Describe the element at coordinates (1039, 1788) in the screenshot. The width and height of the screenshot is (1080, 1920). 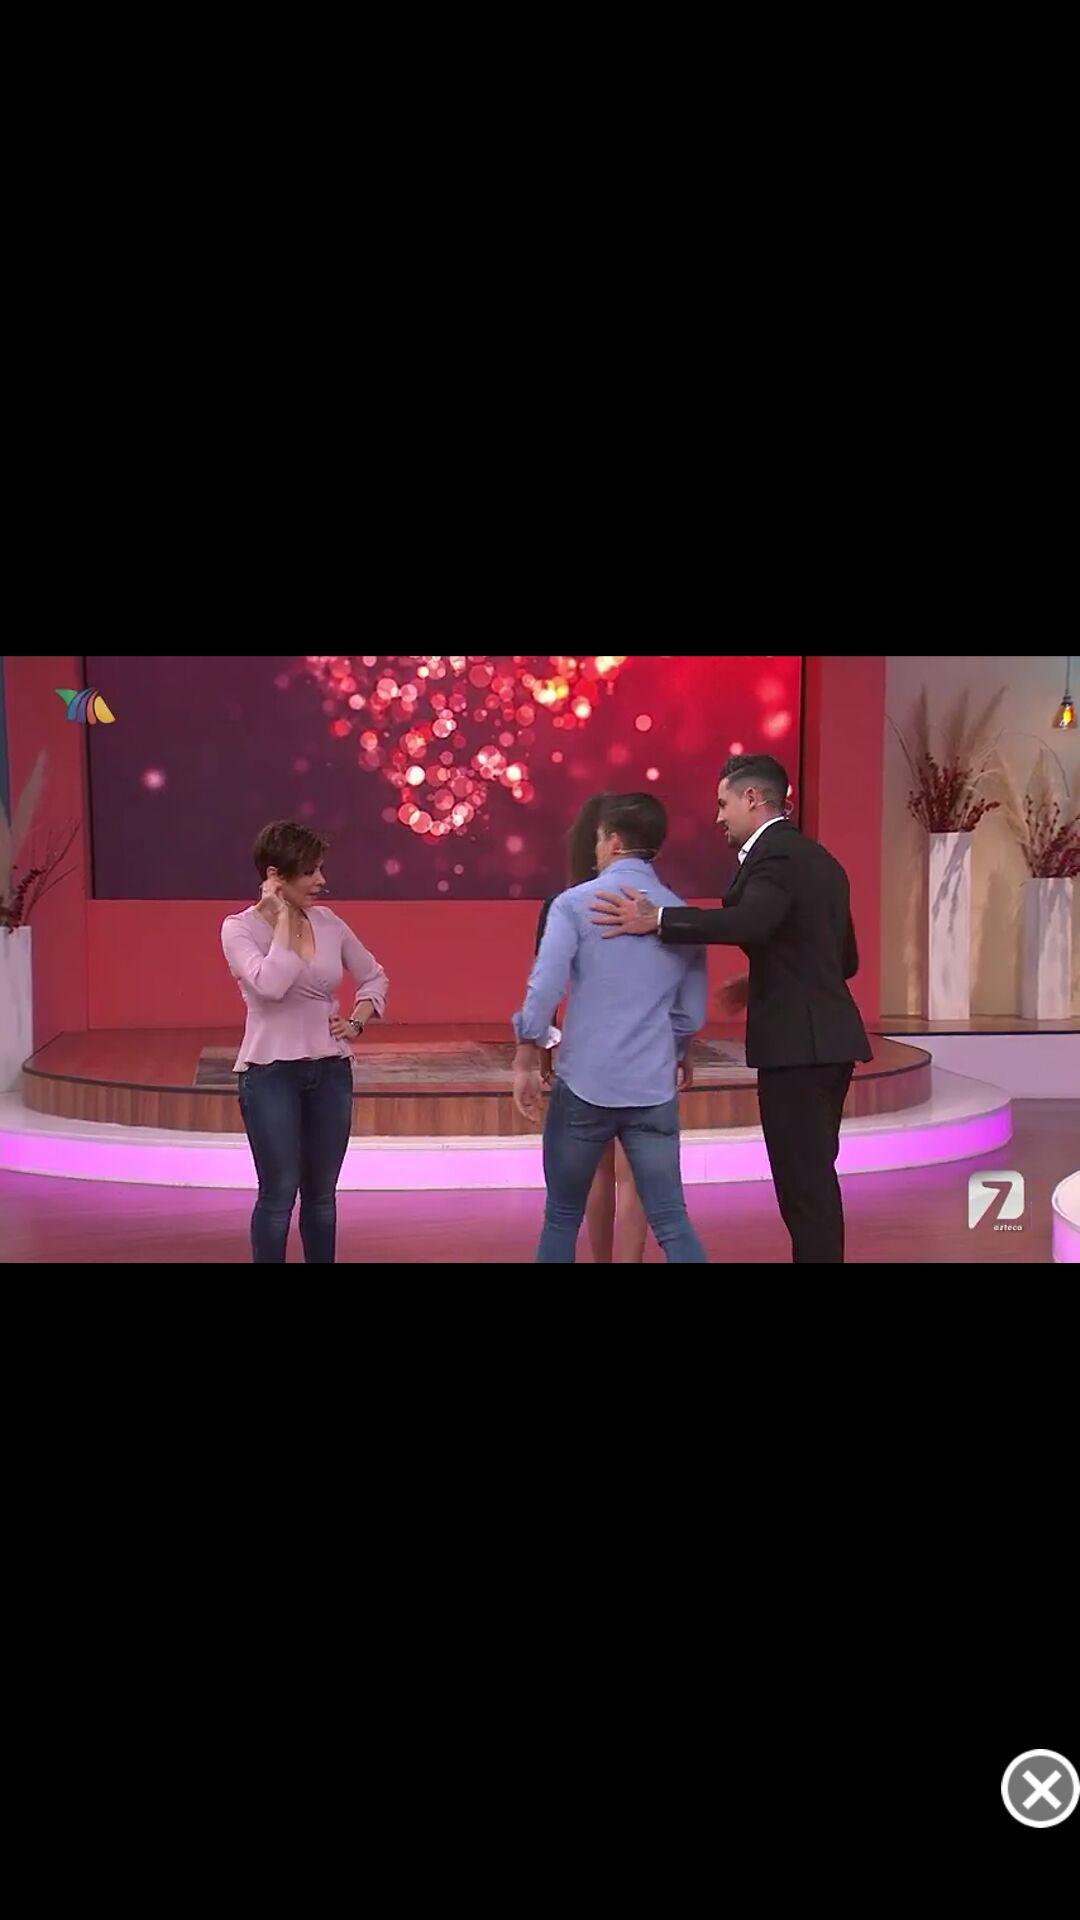
I see `closes the video` at that location.